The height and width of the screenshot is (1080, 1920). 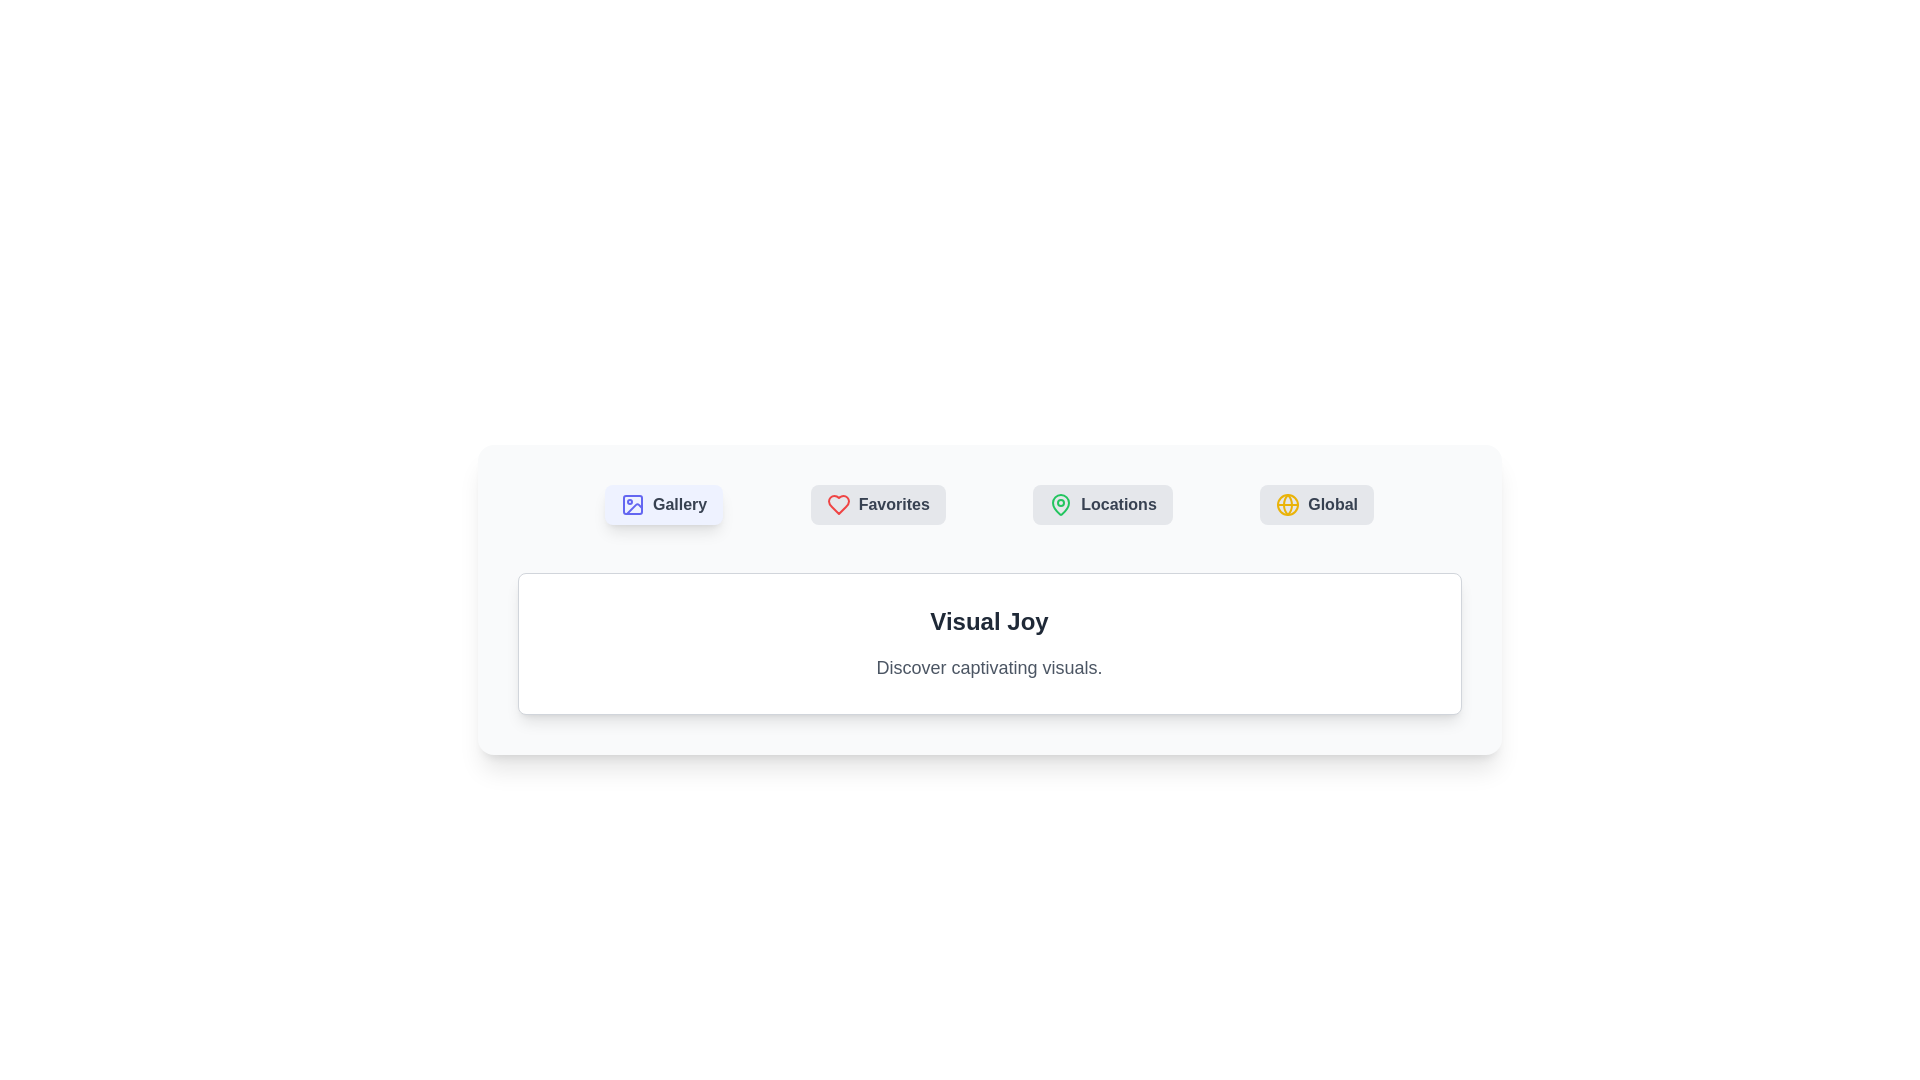 What do you see at coordinates (1288, 504) in the screenshot?
I see `the icon of the button labeled Global` at bounding box center [1288, 504].